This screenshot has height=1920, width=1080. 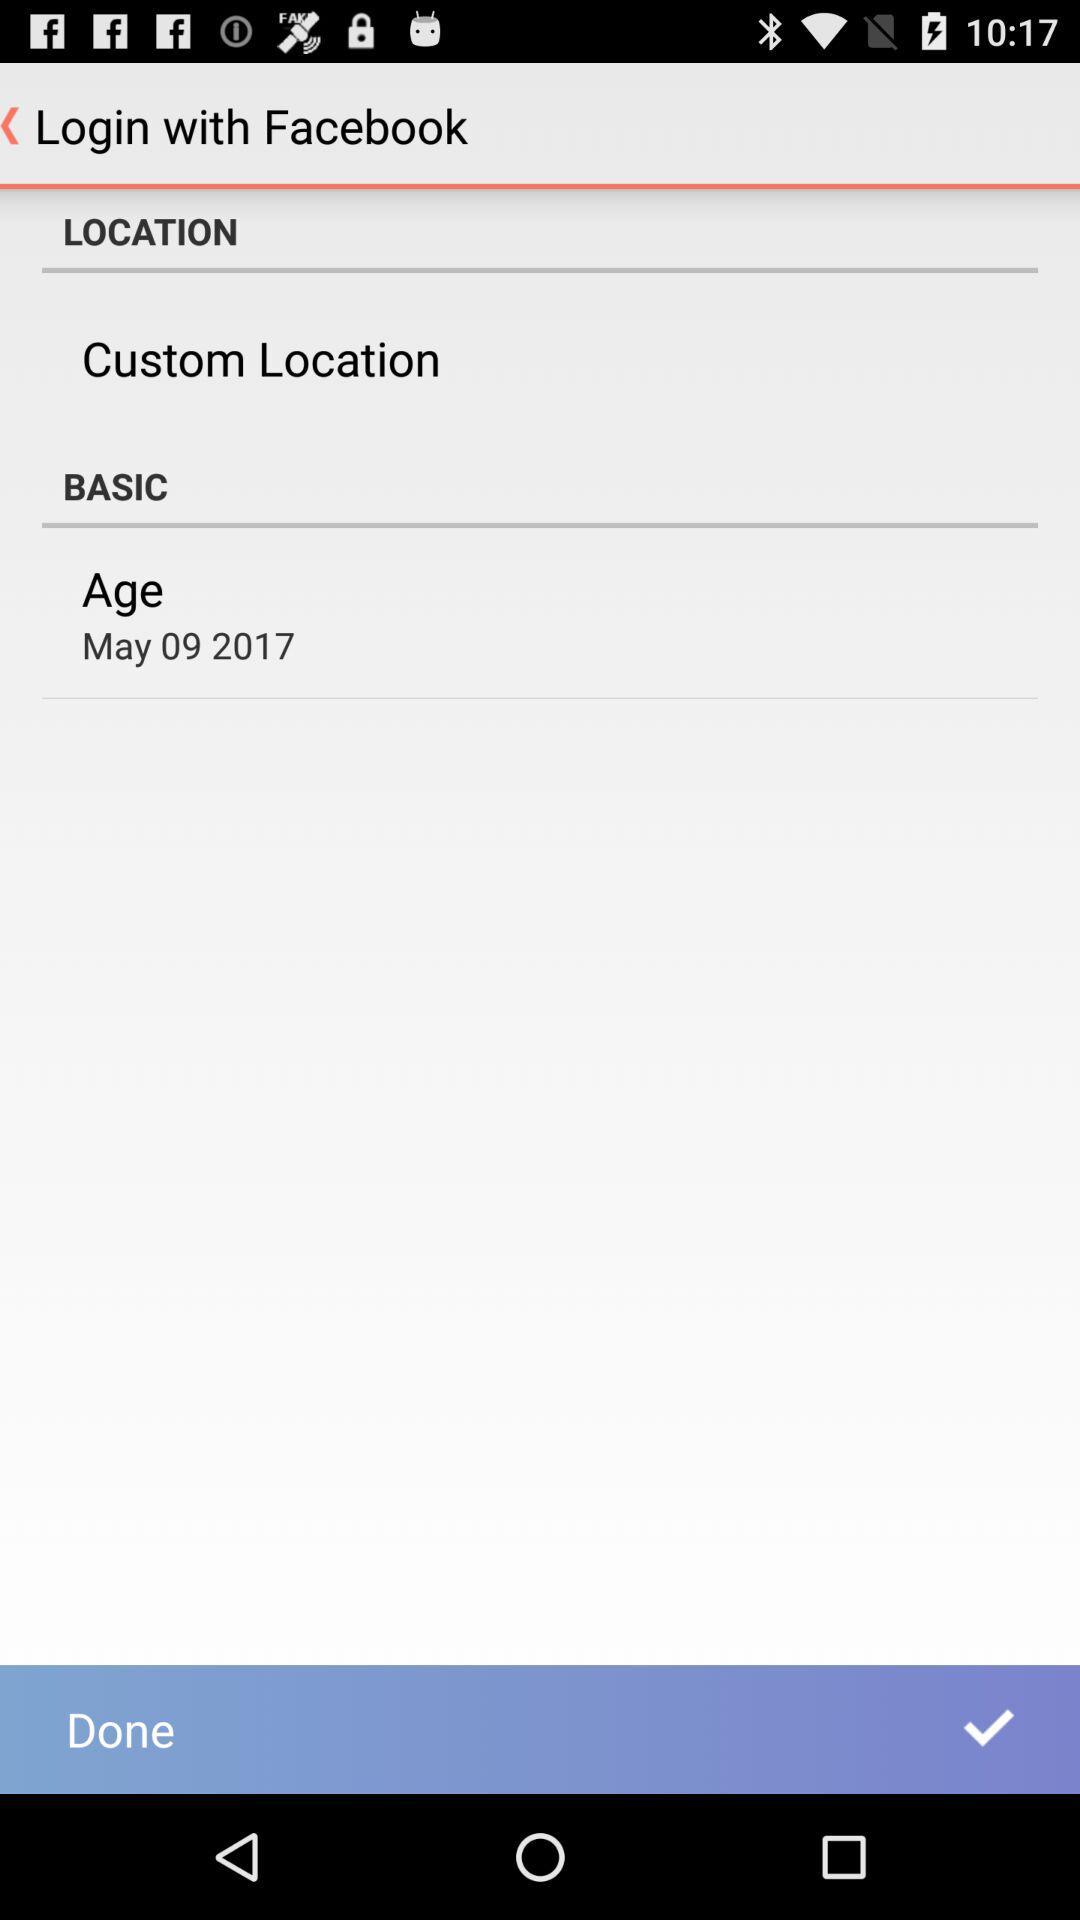 What do you see at coordinates (260, 358) in the screenshot?
I see `item below the location icon` at bounding box center [260, 358].